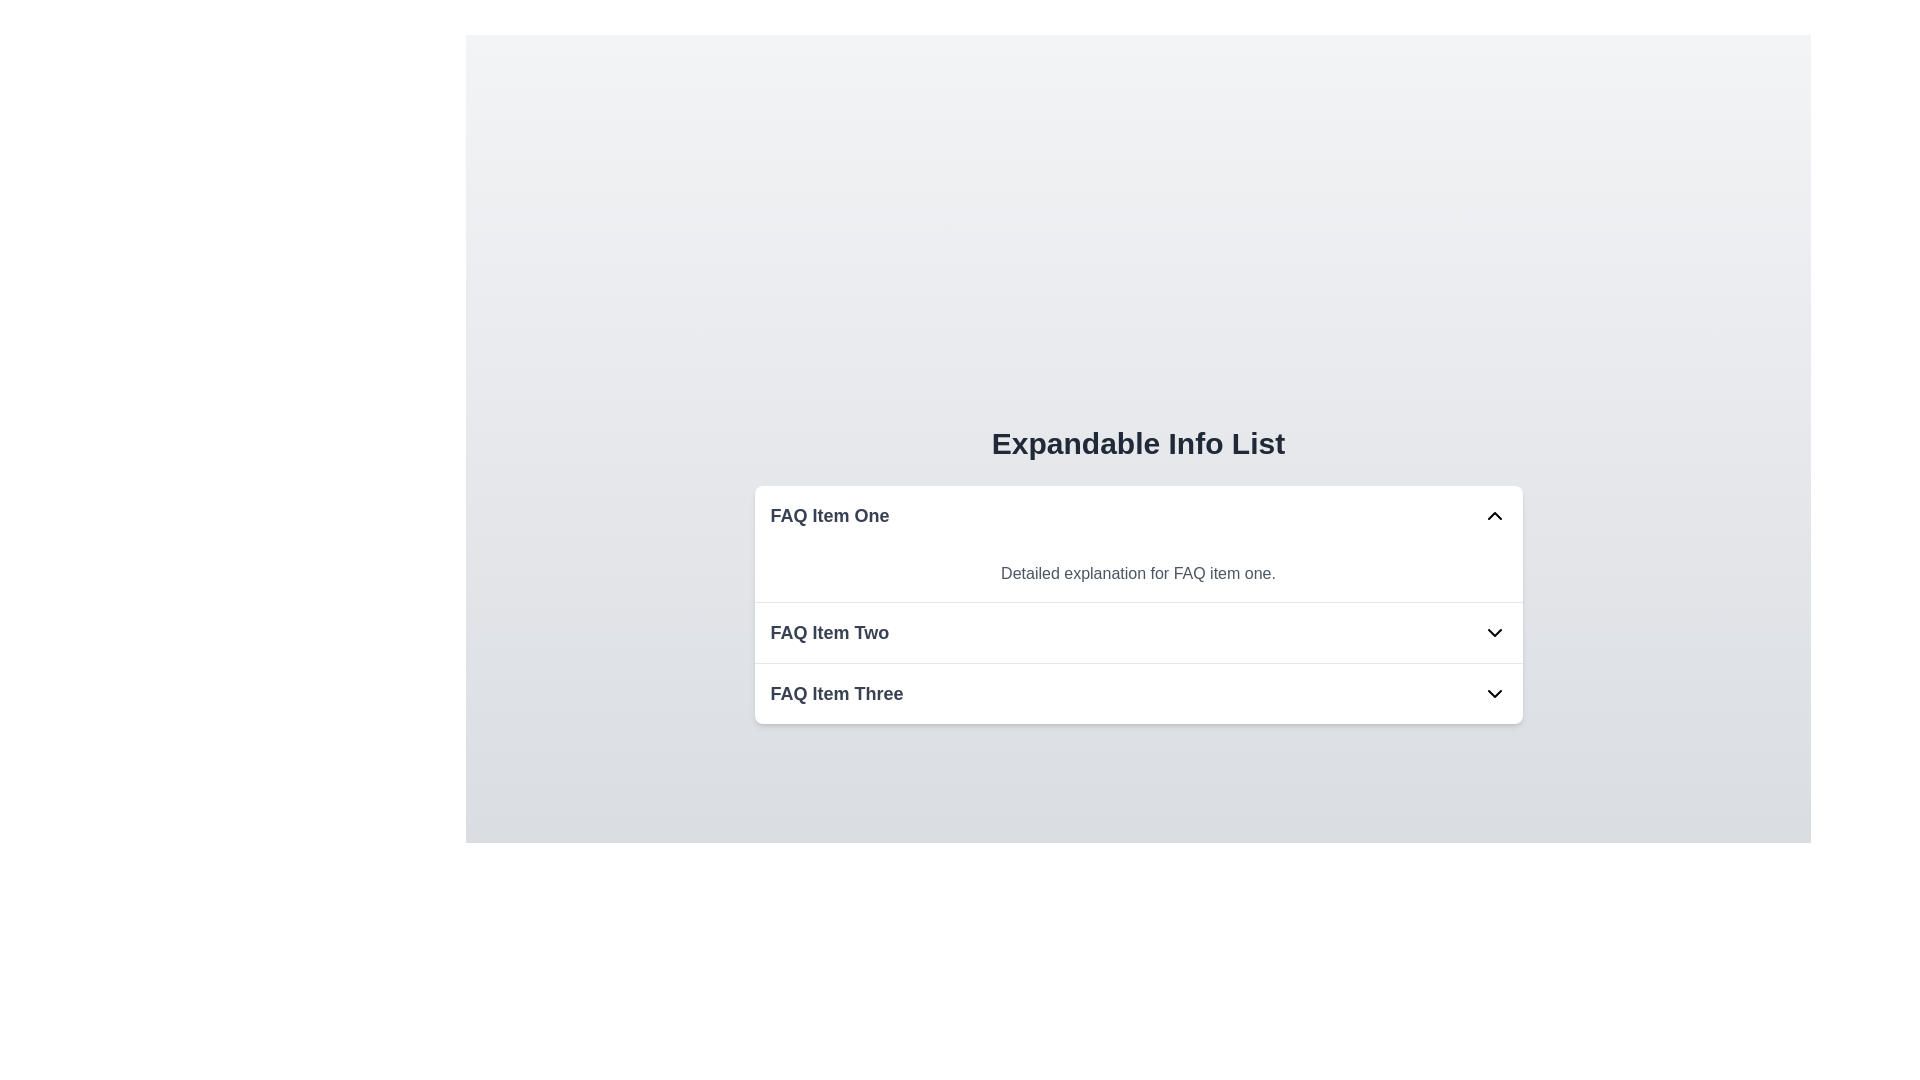 The image size is (1920, 1080). I want to click on text displayed in the static text label 'FAQ Item Two', which is styled with a large and bold font and is part of a vertically aligned list of FAQ items, so click(829, 632).